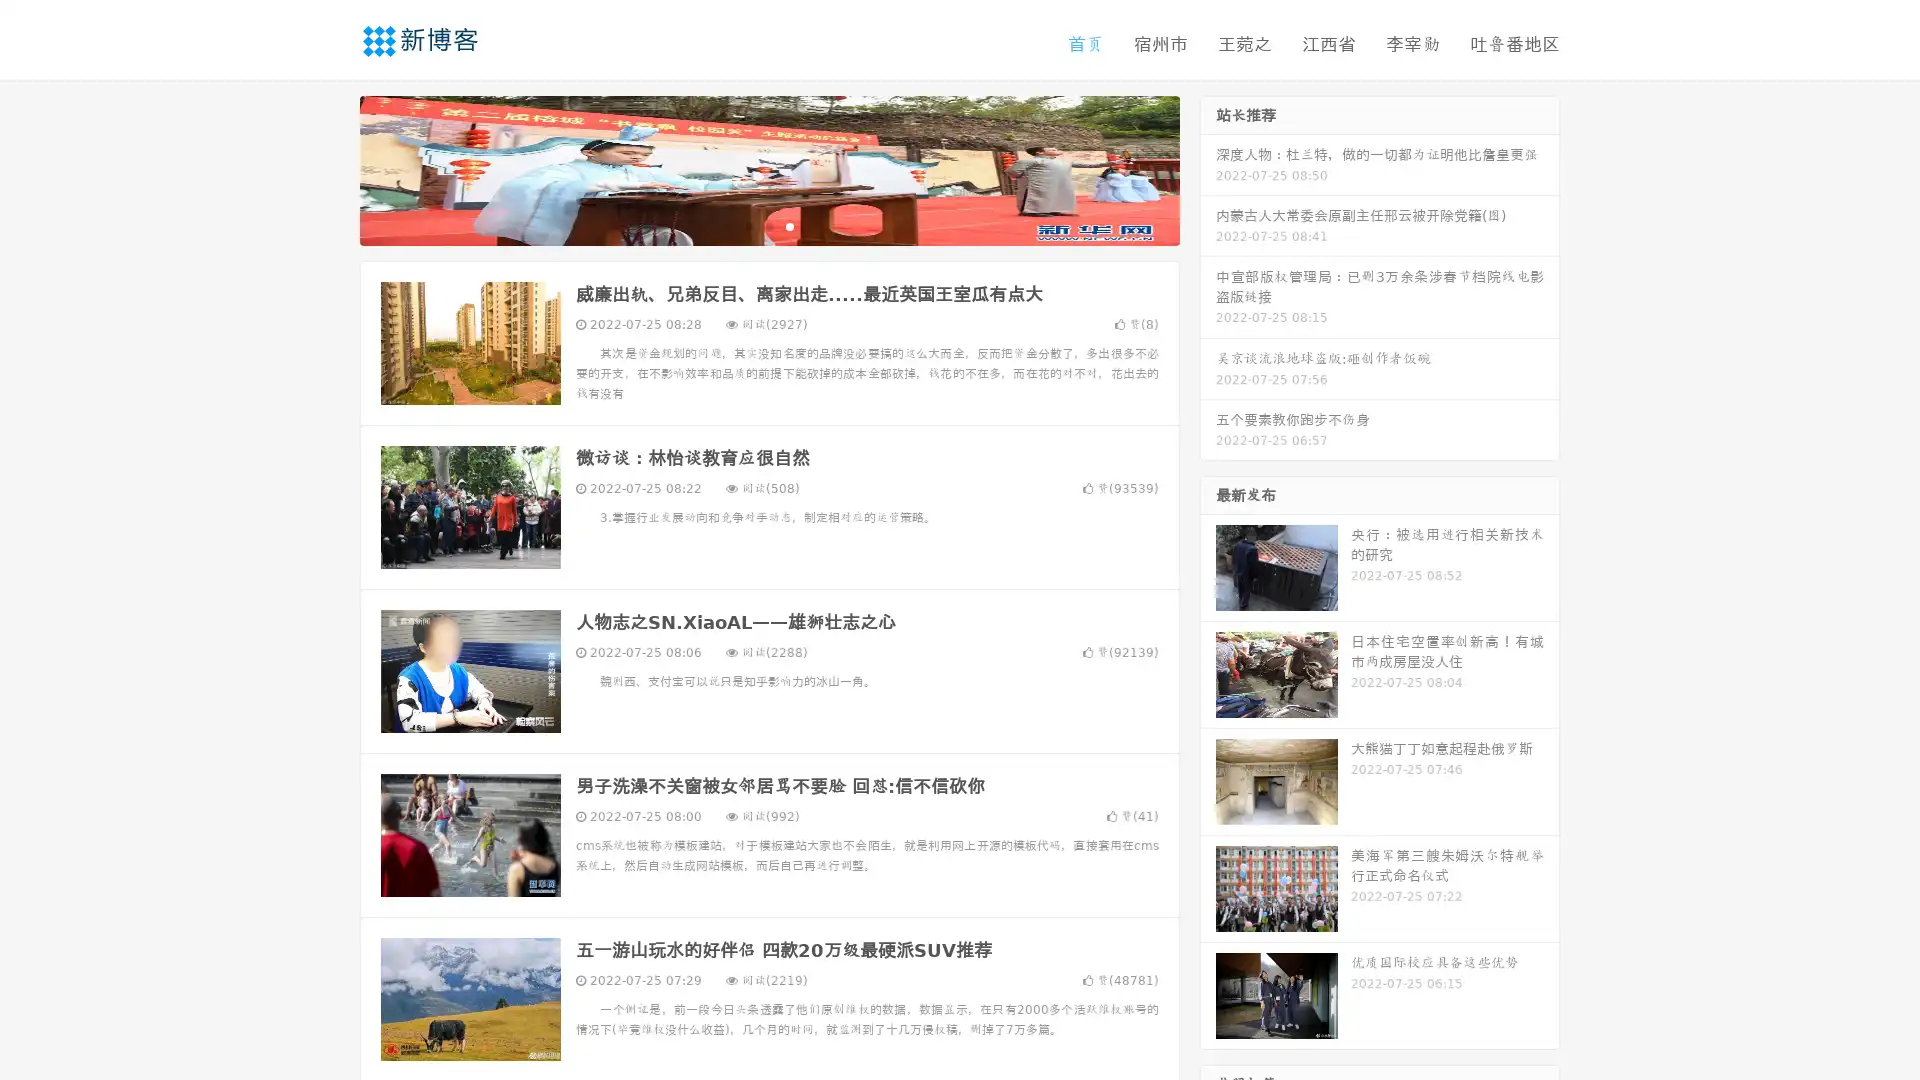 This screenshot has height=1080, width=1920. What do you see at coordinates (789, 225) in the screenshot?
I see `Go to slide 3` at bounding box center [789, 225].